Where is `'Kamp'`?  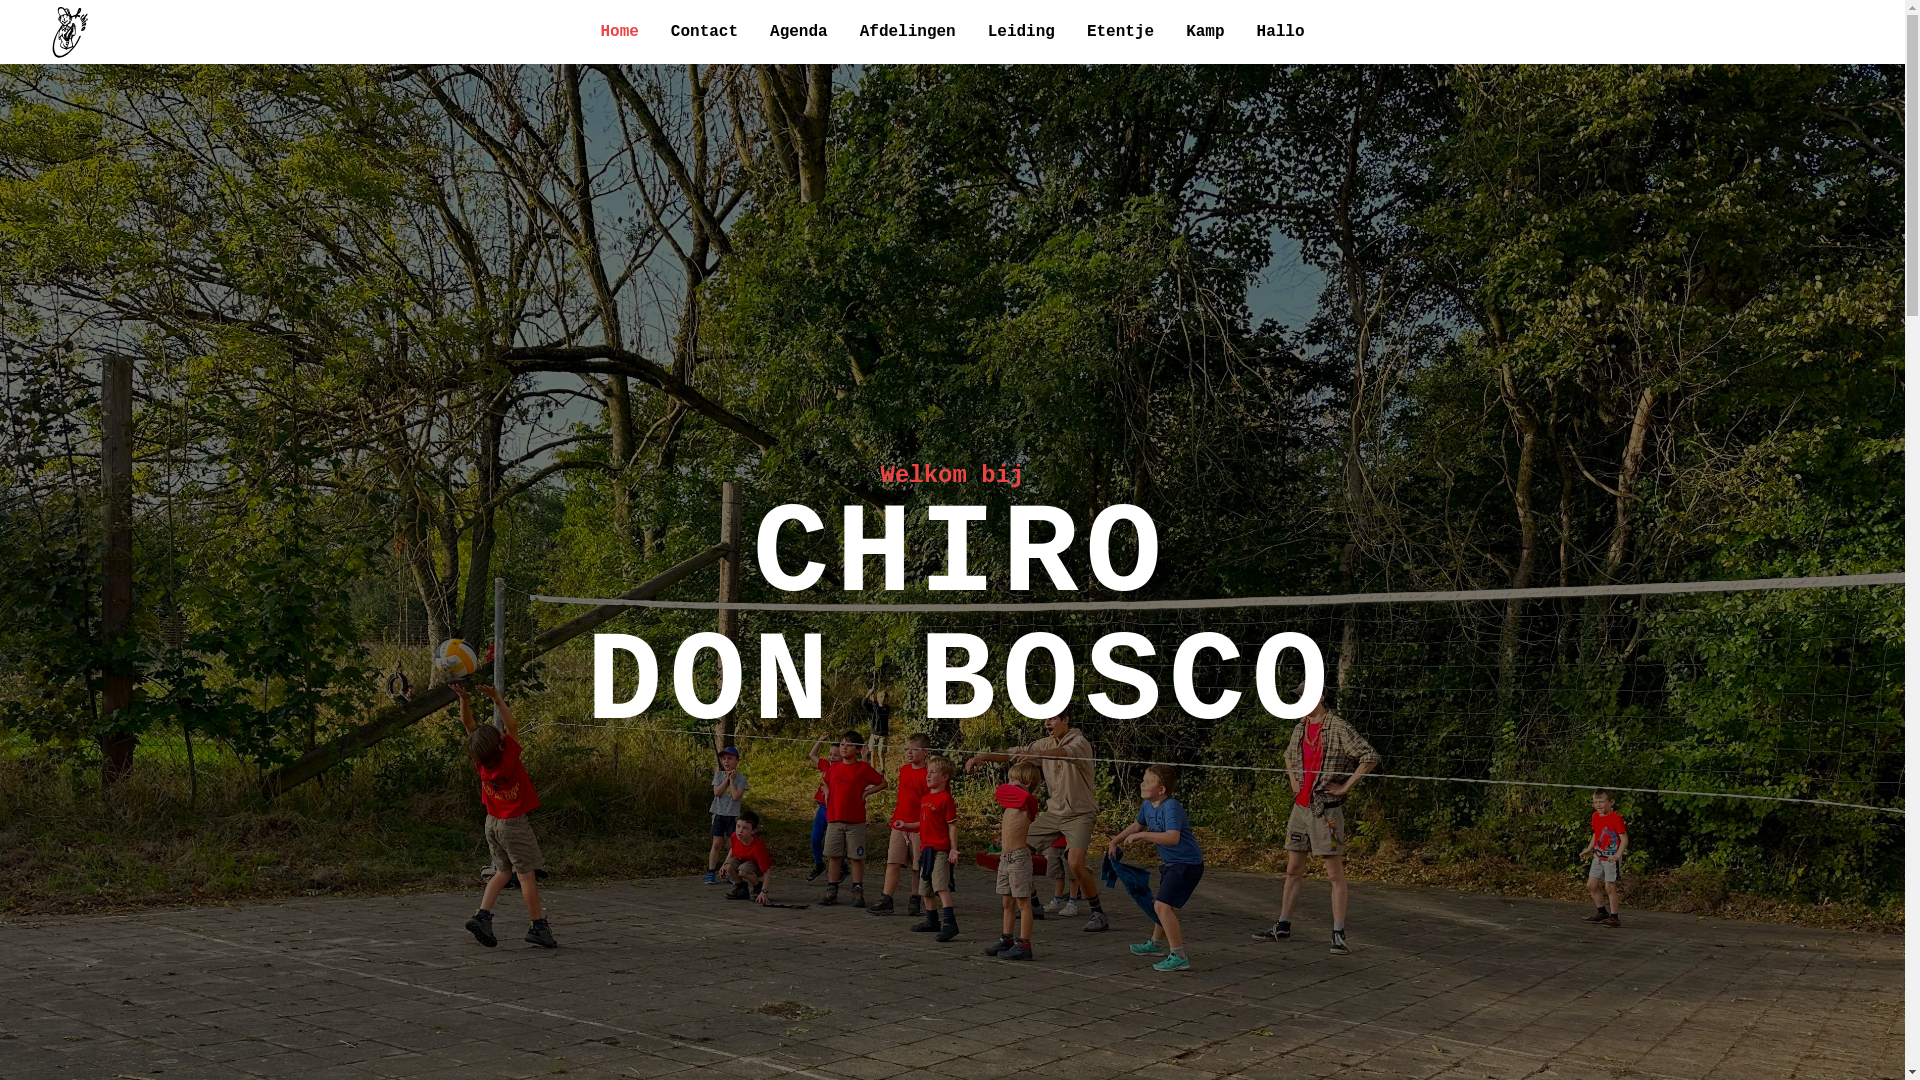
'Kamp' is located at coordinates (1203, 31).